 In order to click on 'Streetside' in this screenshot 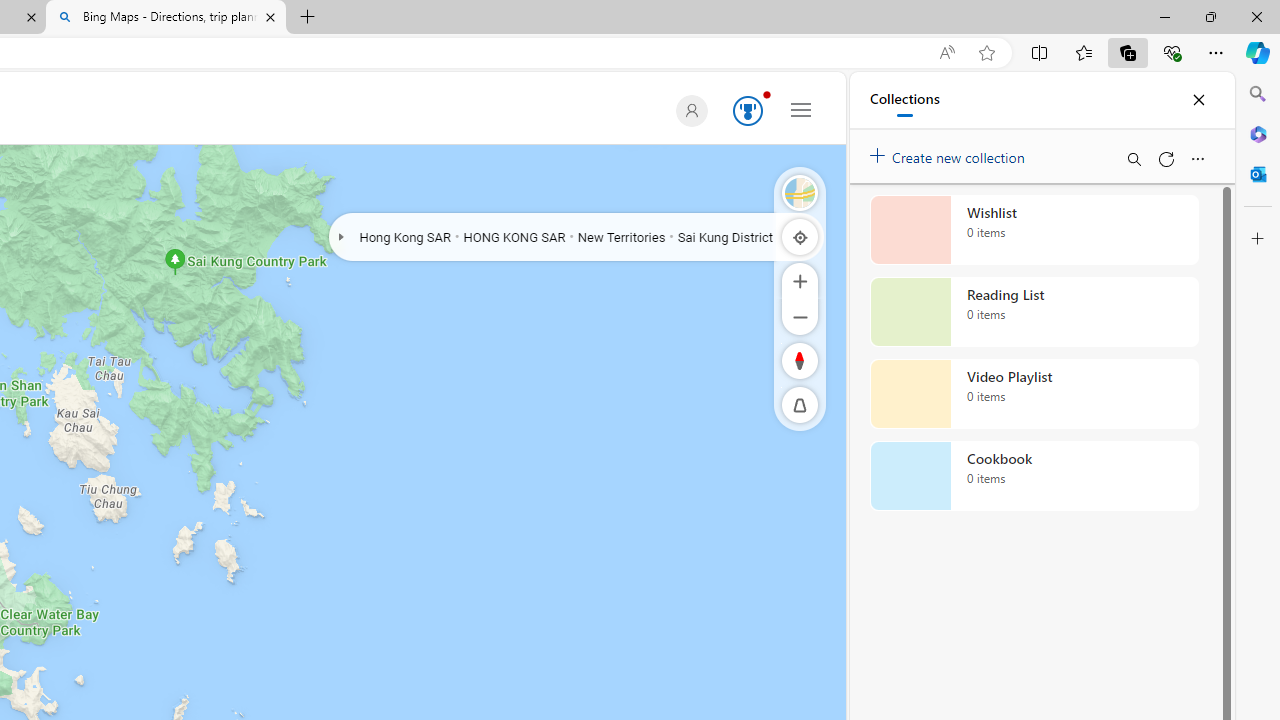, I will do `click(800, 192)`.